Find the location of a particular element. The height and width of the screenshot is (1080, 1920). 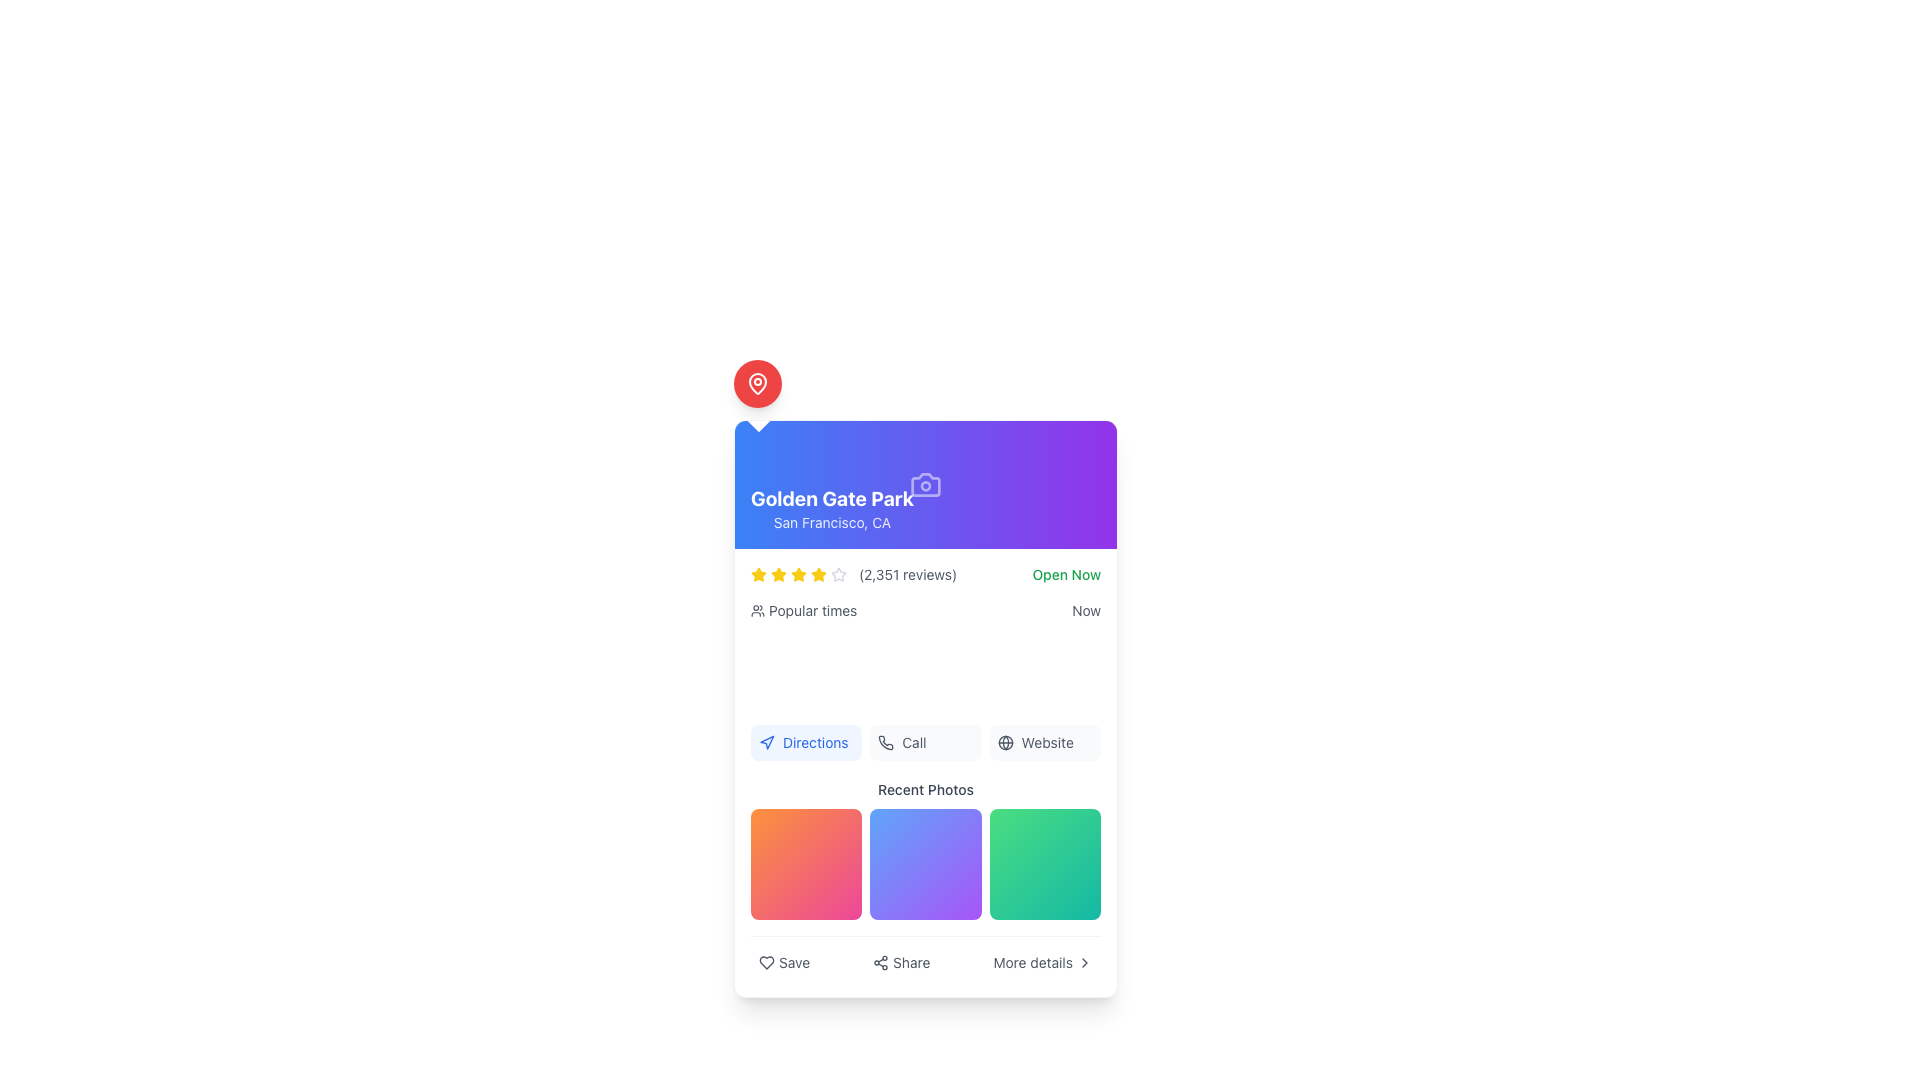

the fifth yellow star icon in the 5-star rating system, which is located above the text '(2,351 reviews)' is located at coordinates (797, 574).